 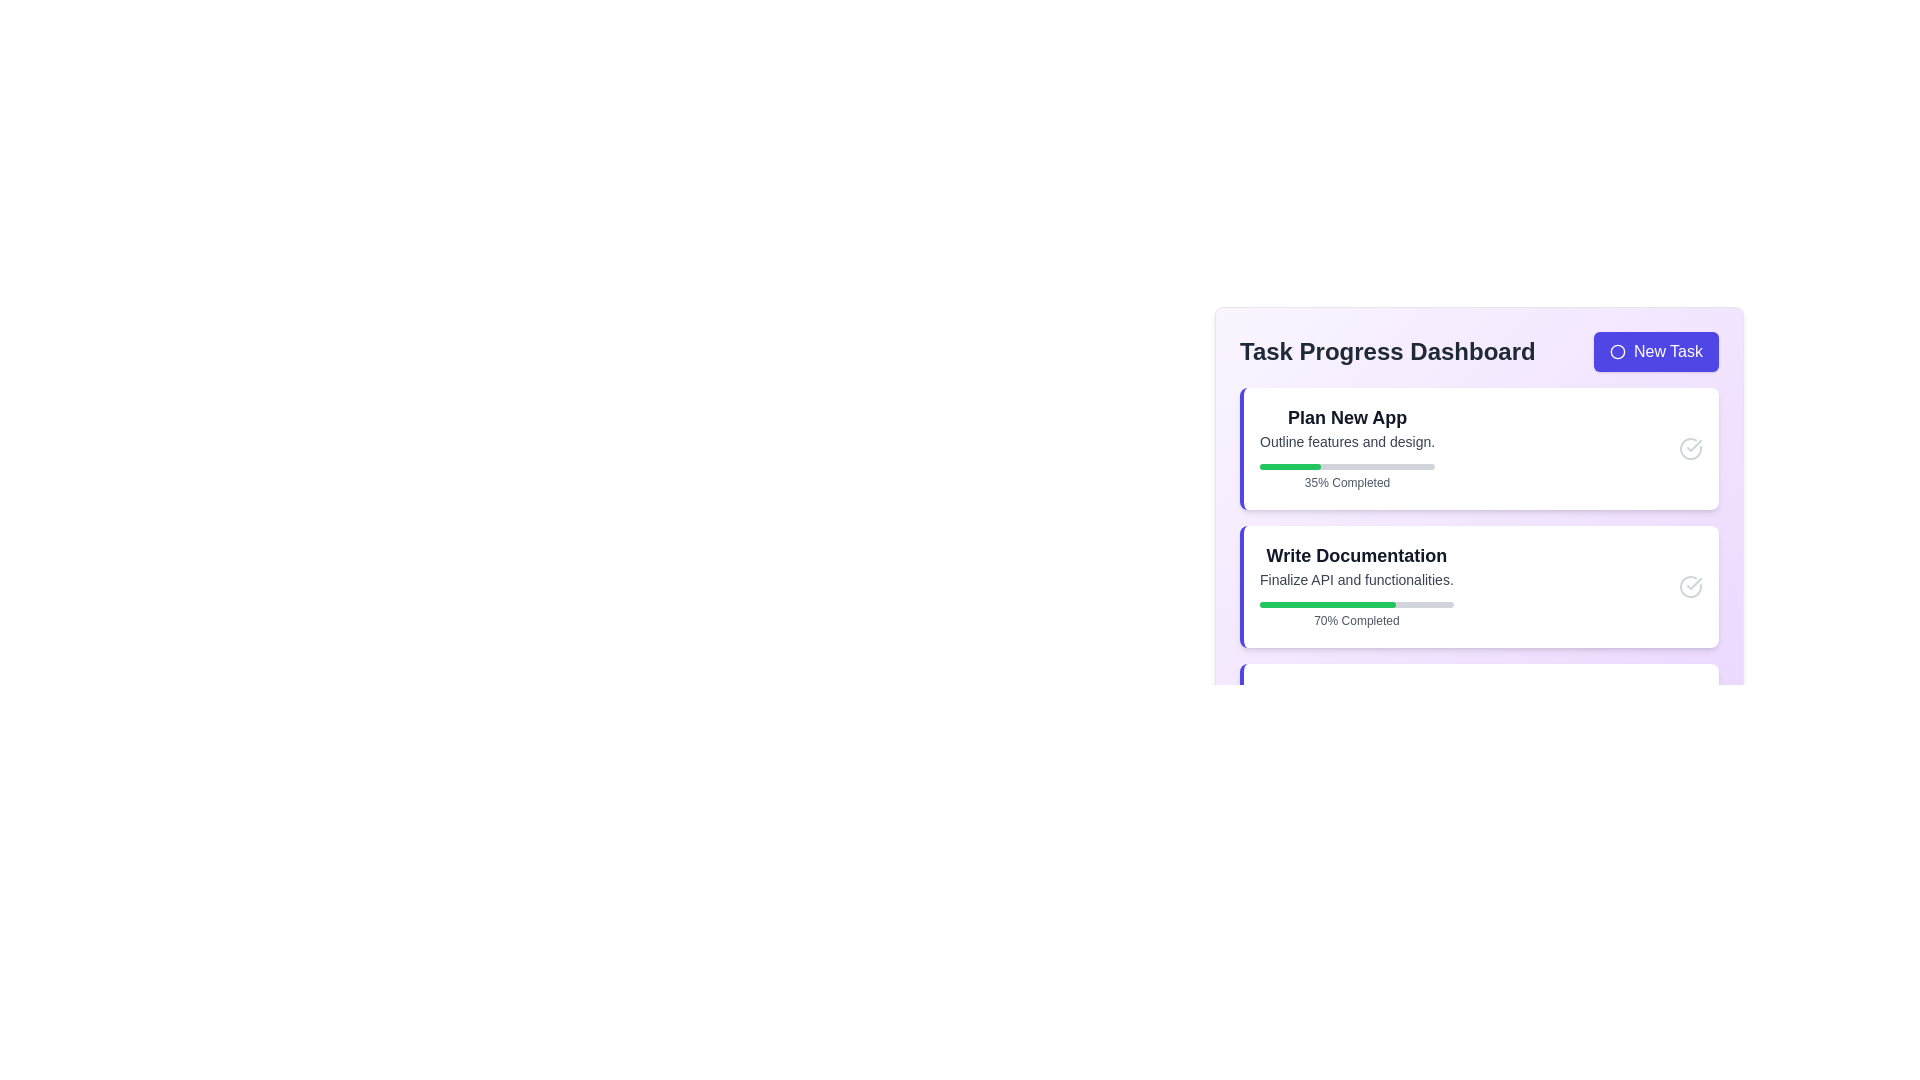 What do you see at coordinates (1327, 604) in the screenshot?
I see `the green foreground portion of the progress bar indicating 70% completion for the 'Write Documentation' task under the 'Plan New App' task card in the Task Progress Dashboard` at bounding box center [1327, 604].